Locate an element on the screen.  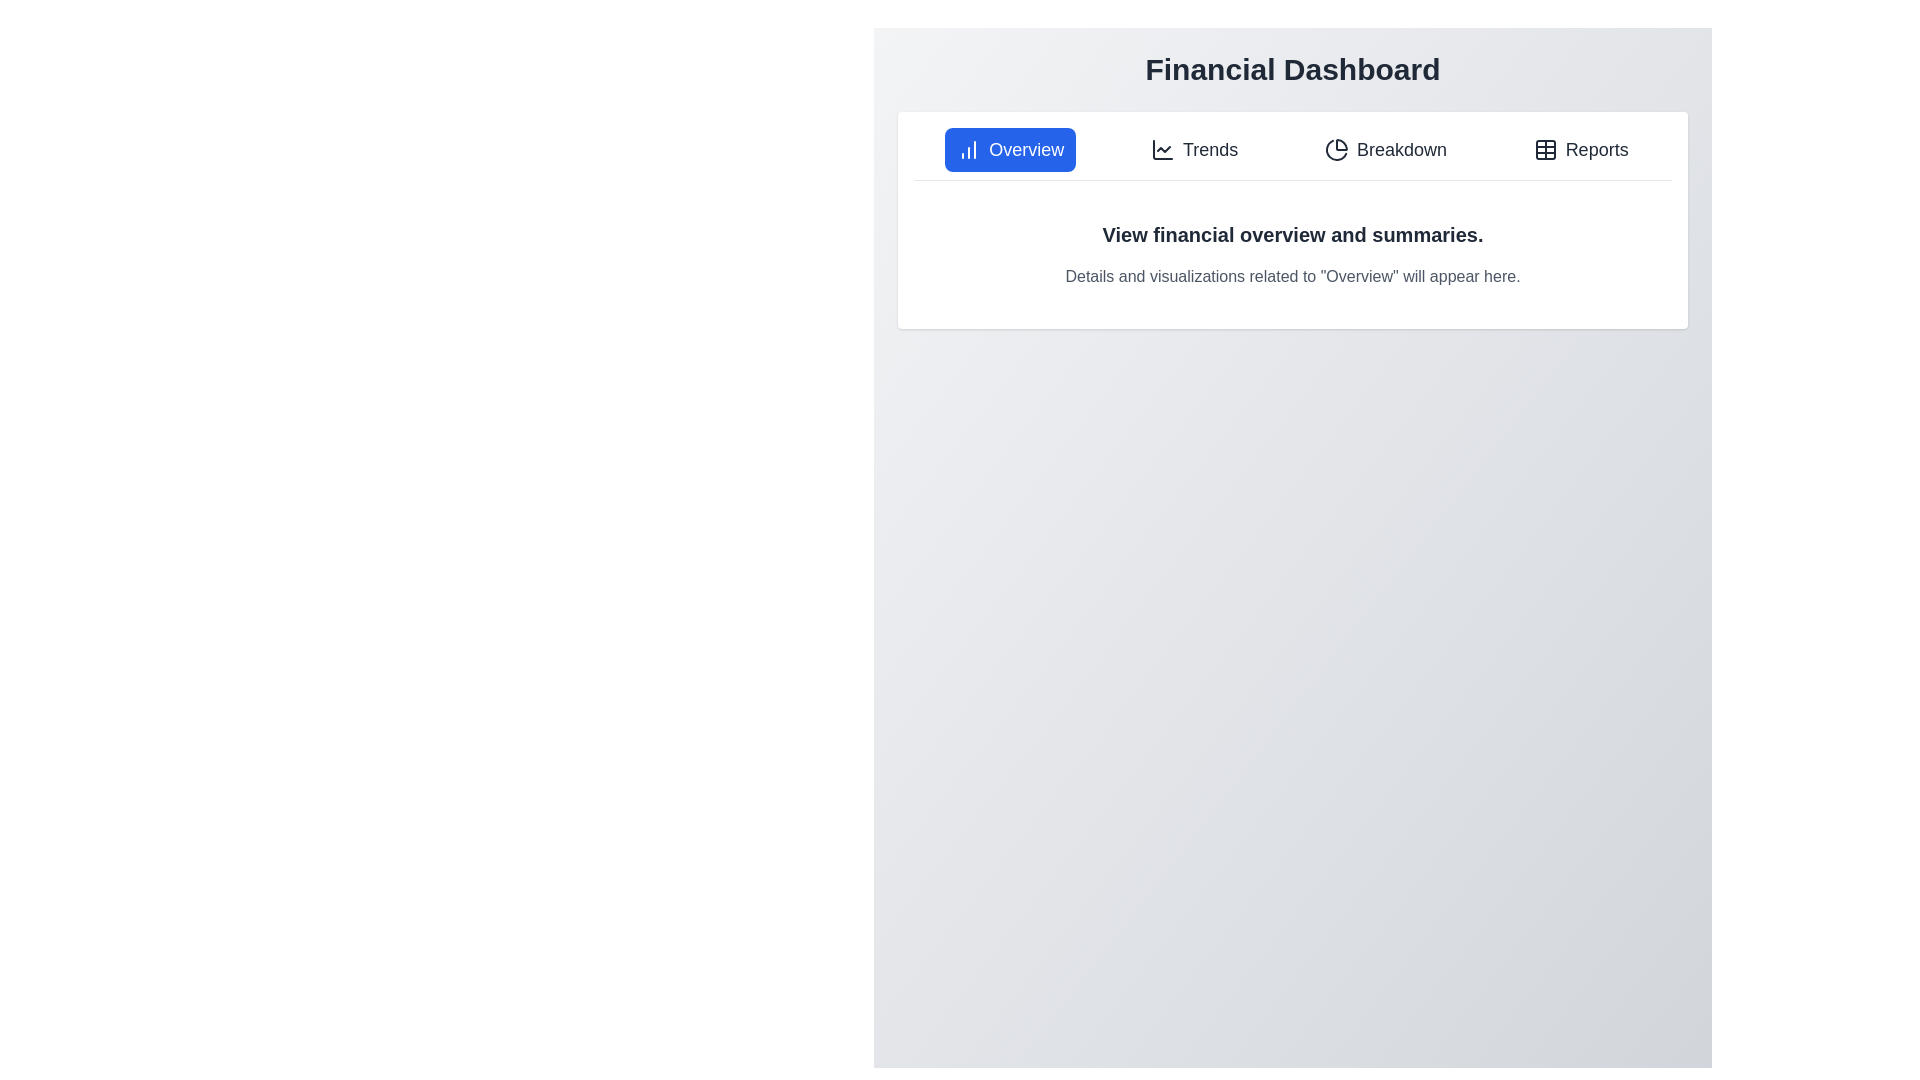
the tab labeled Breakdown is located at coordinates (1385, 149).